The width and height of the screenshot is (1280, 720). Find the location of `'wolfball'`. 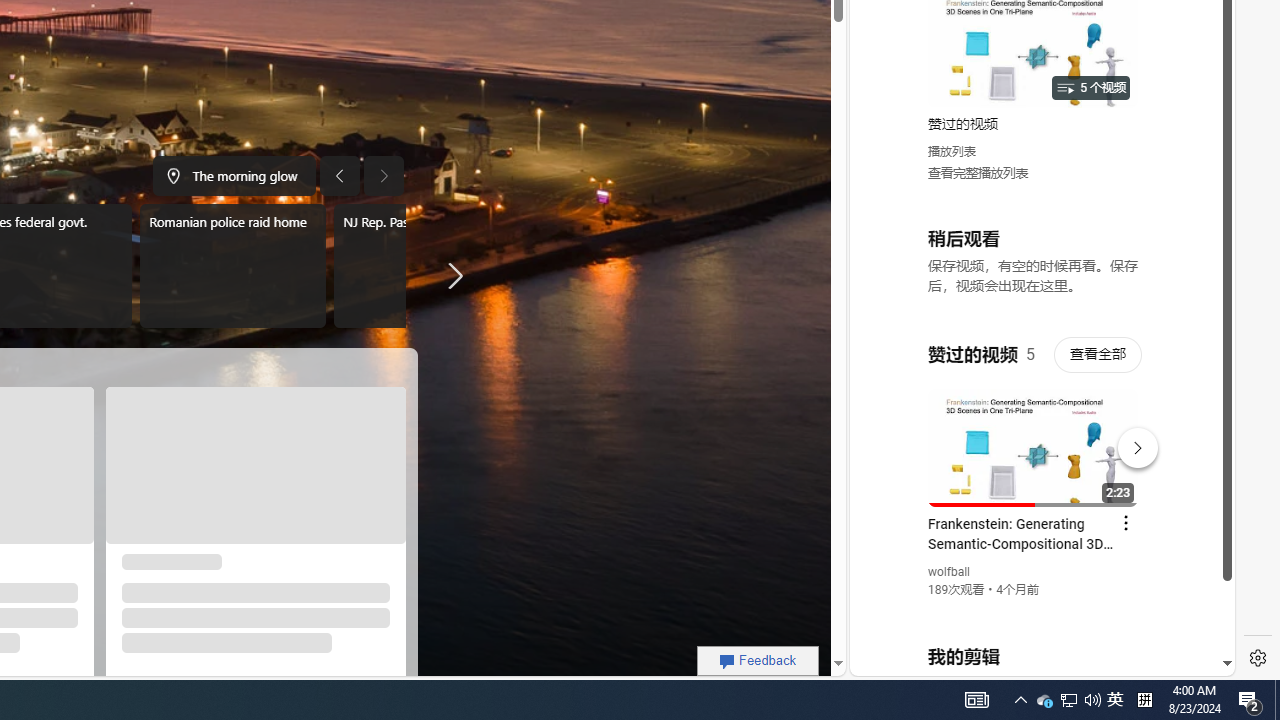

'wolfball' is located at coordinates (948, 572).